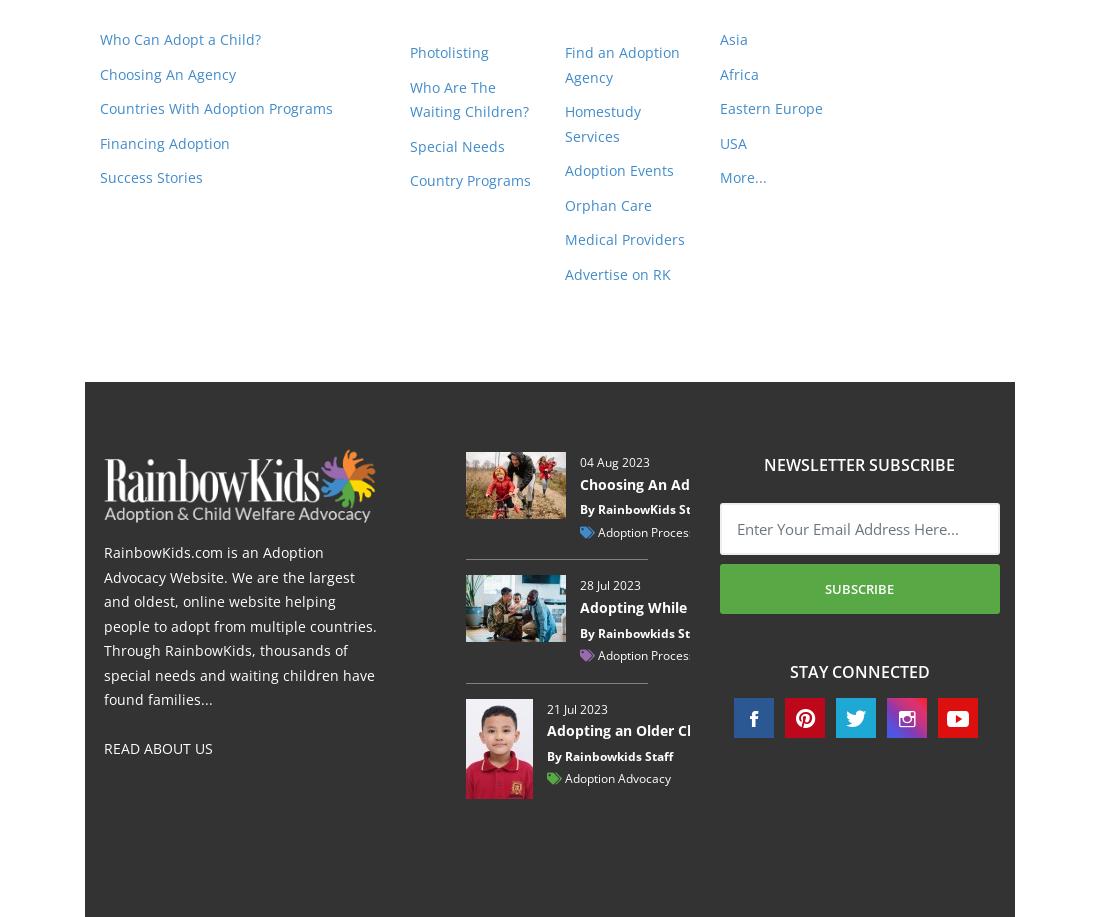 This screenshot has height=917, width=1100. I want to click on 'READ ABOUT US', so click(157, 747).